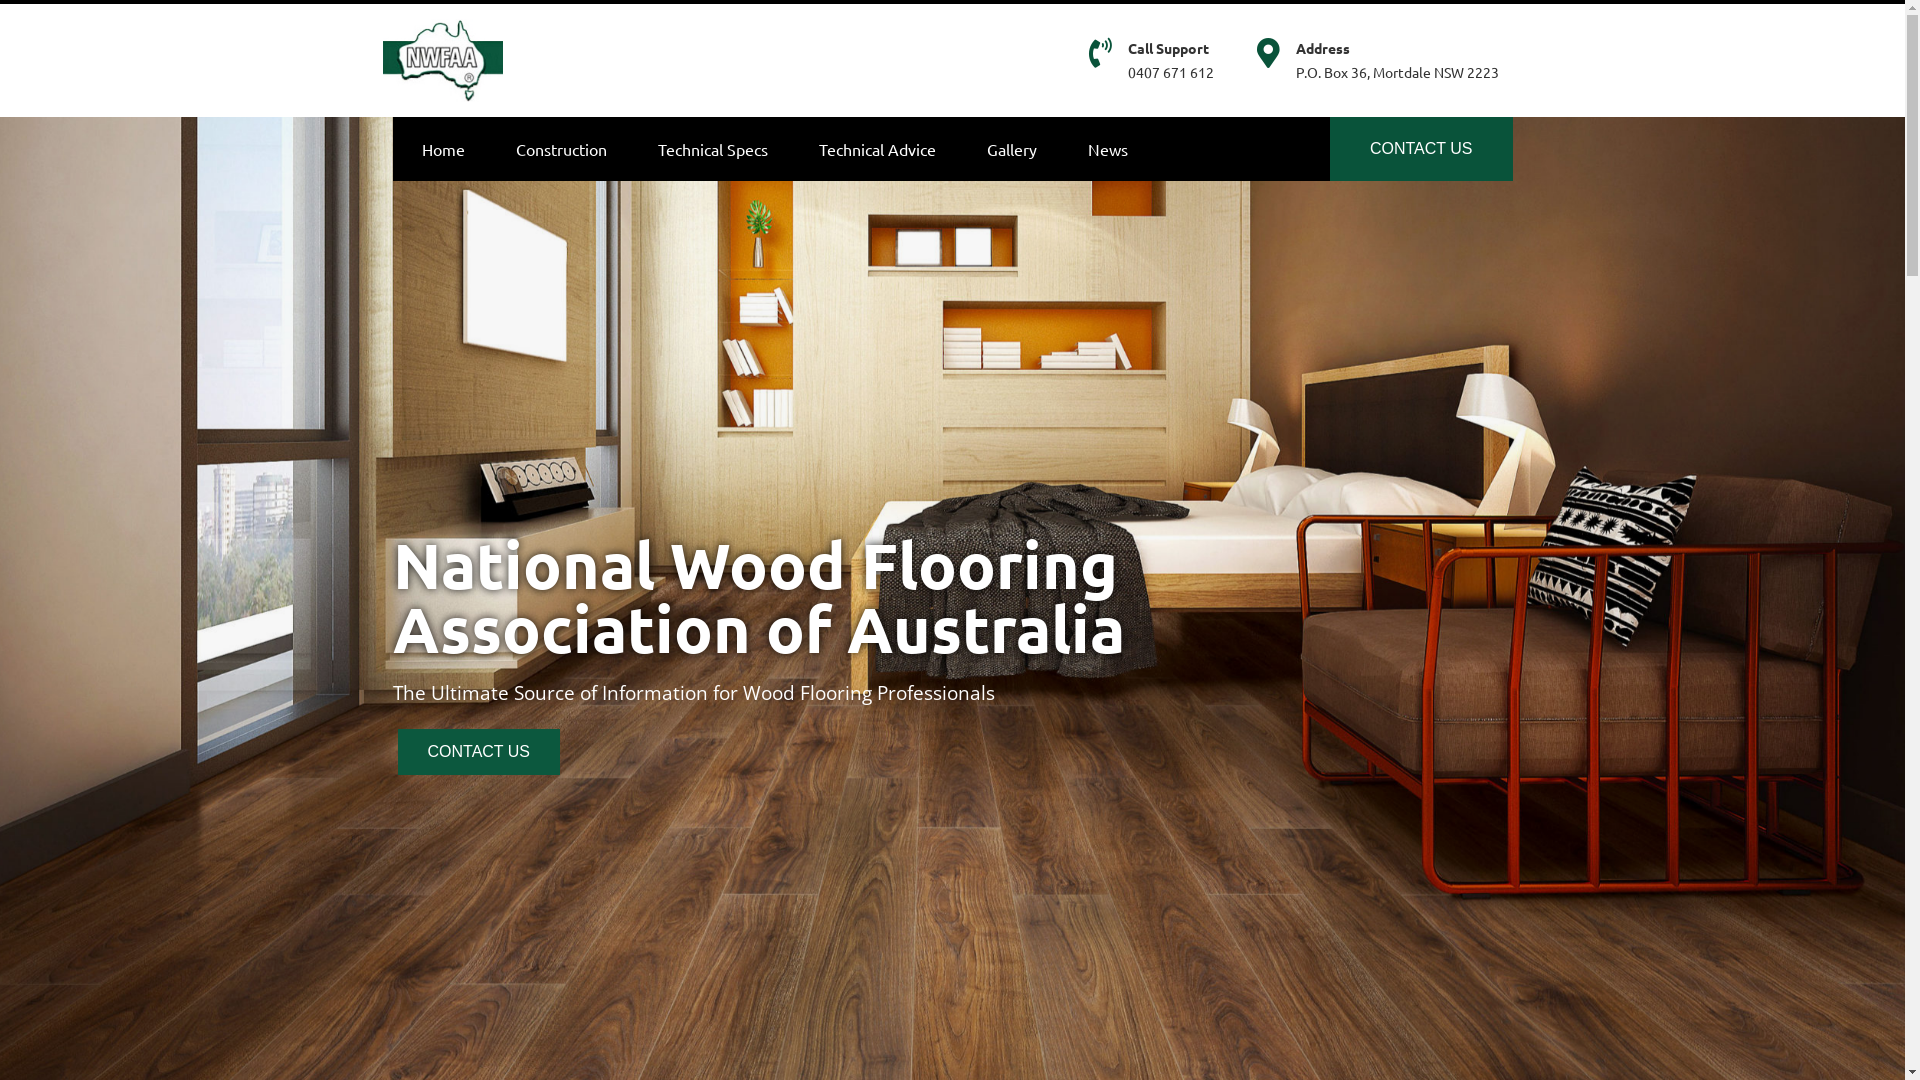 This screenshot has height=1080, width=1920. Describe the element at coordinates (1012, 146) in the screenshot. I see `'Gallery'` at that location.